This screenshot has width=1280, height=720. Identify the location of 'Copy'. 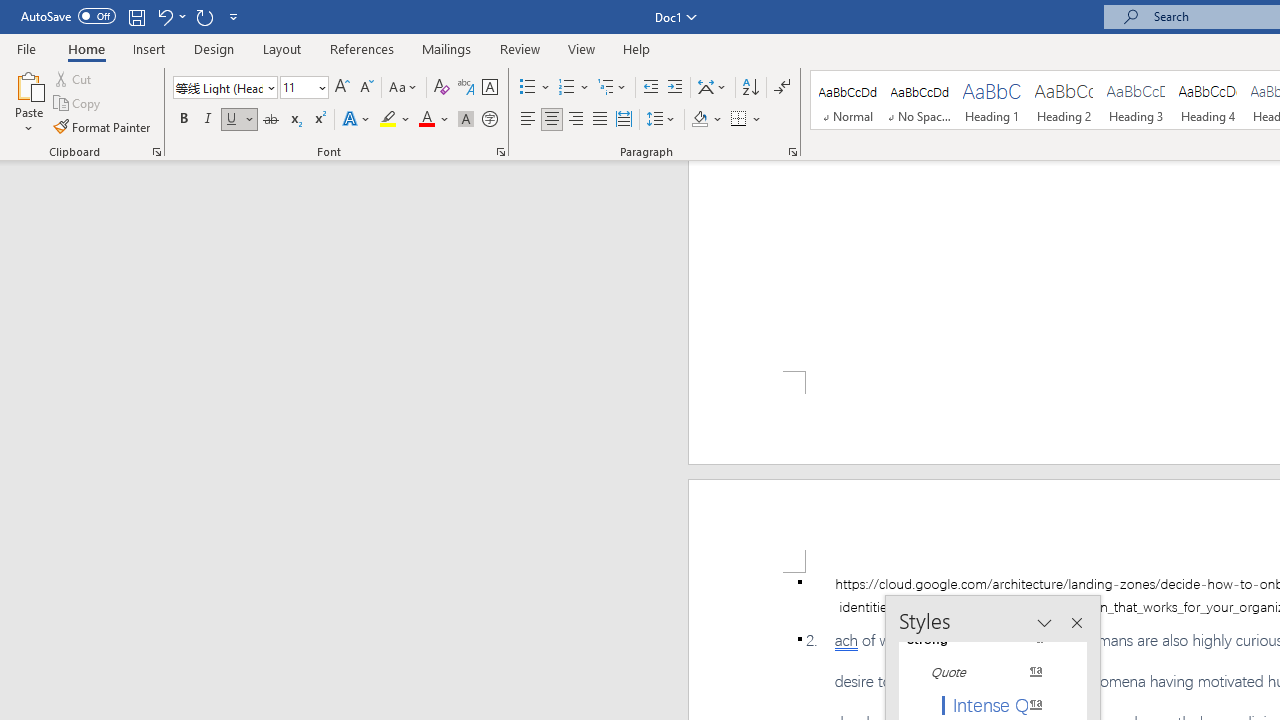
(78, 103).